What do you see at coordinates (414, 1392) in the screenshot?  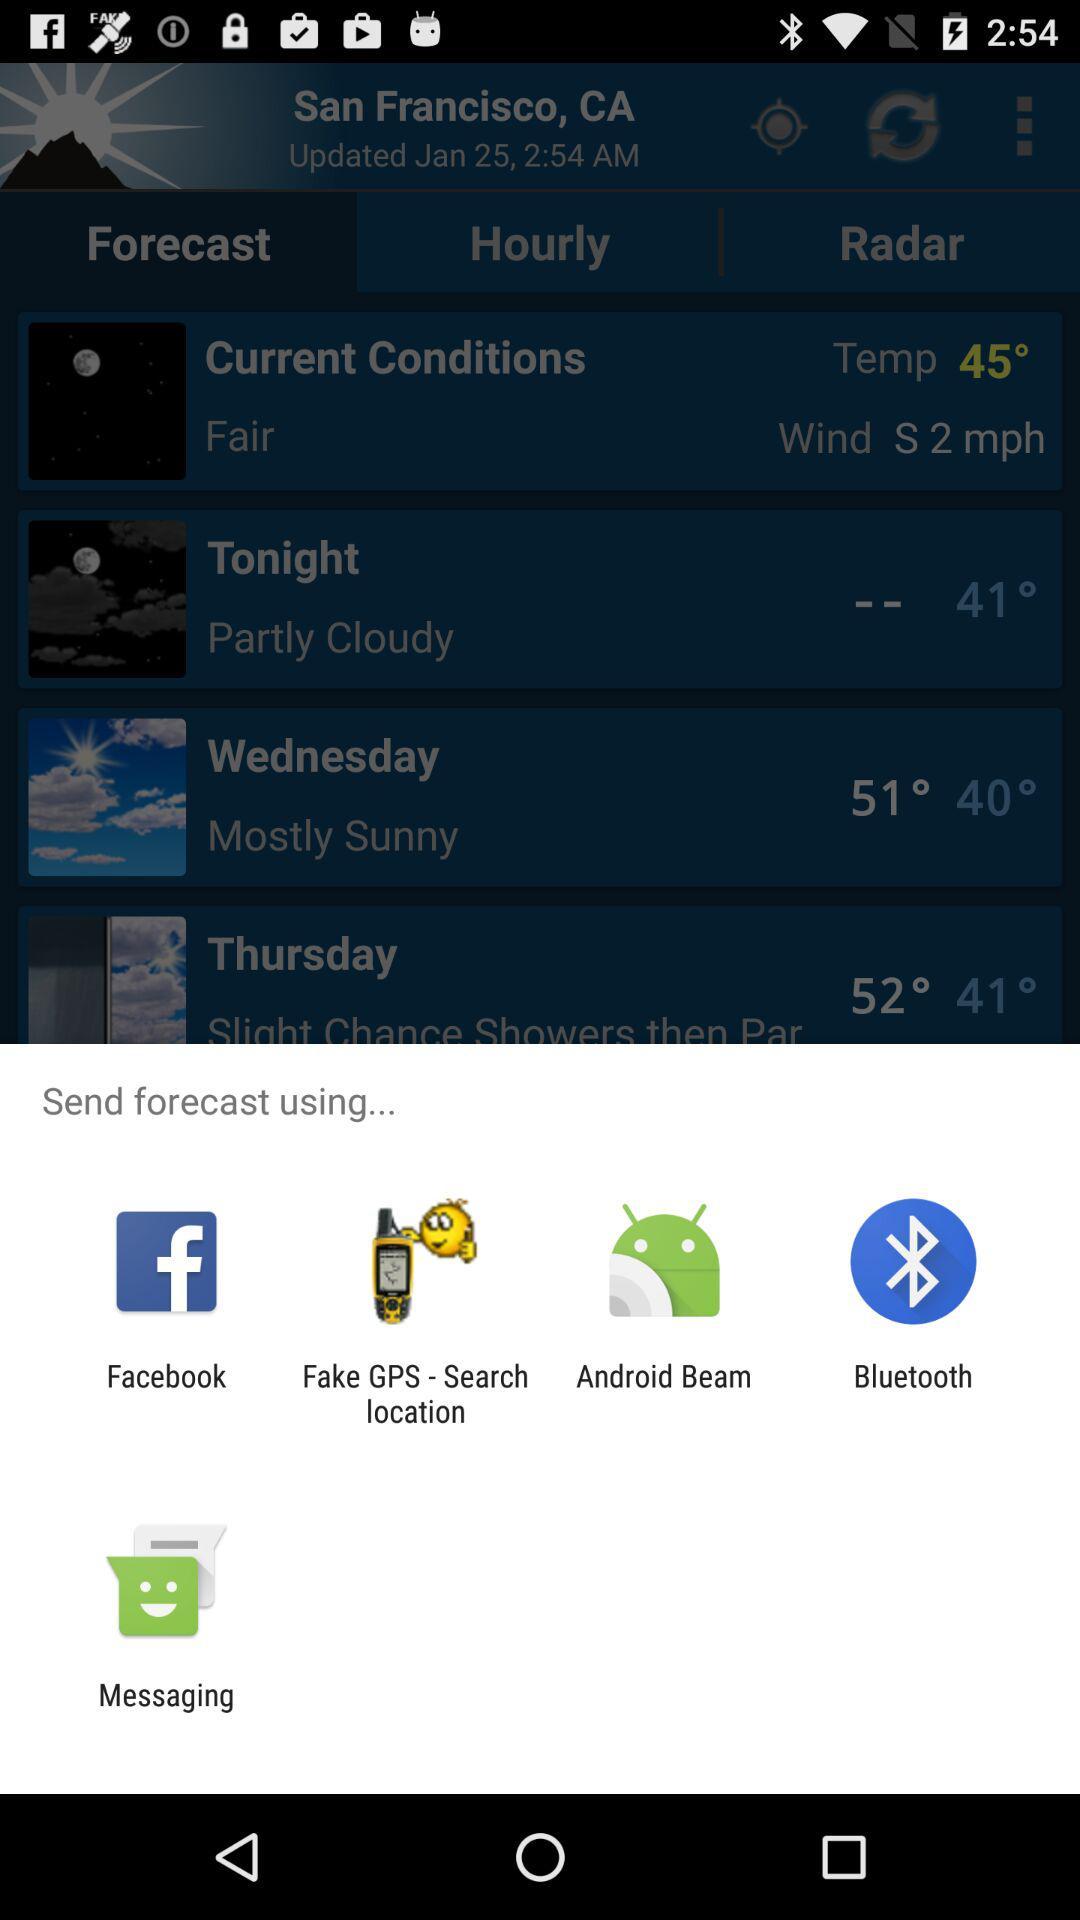 I see `the app next to the android beam app` at bounding box center [414, 1392].